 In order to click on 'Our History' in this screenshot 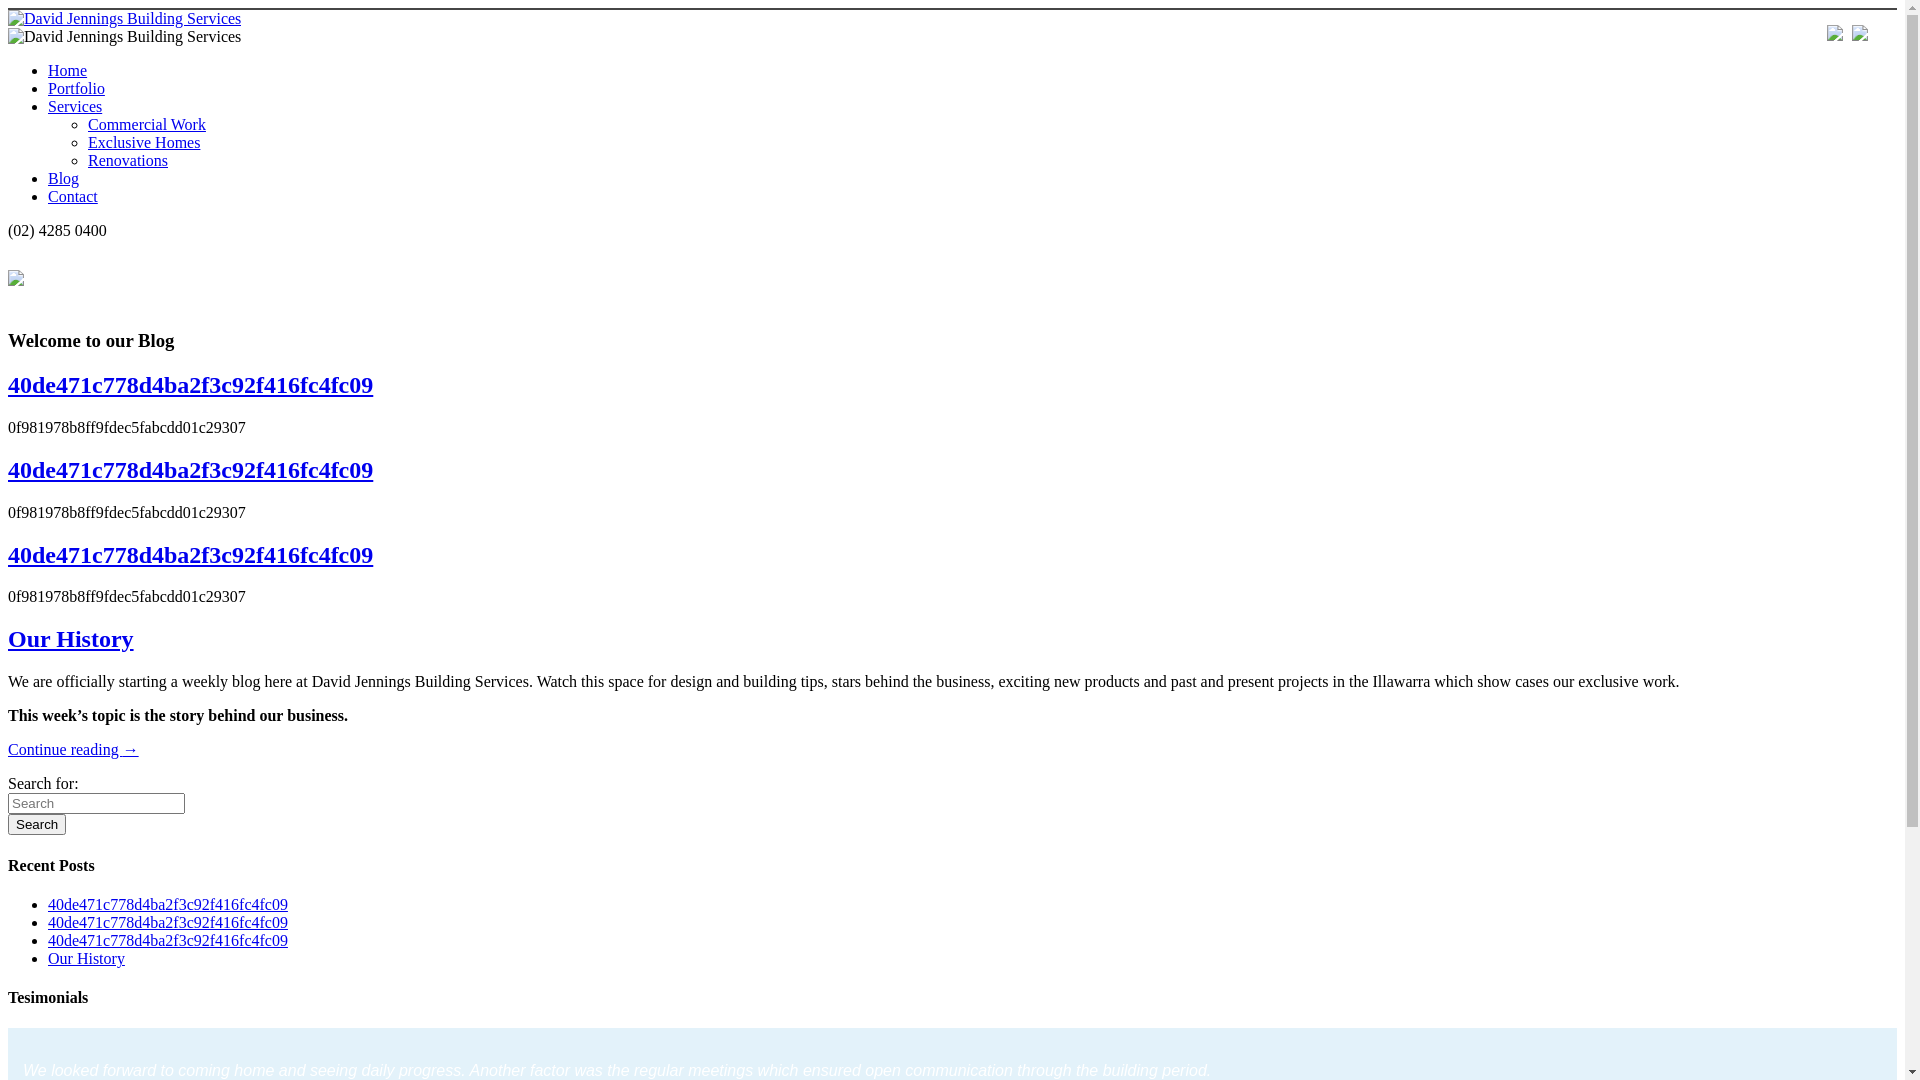, I will do `click(85, 957)`.